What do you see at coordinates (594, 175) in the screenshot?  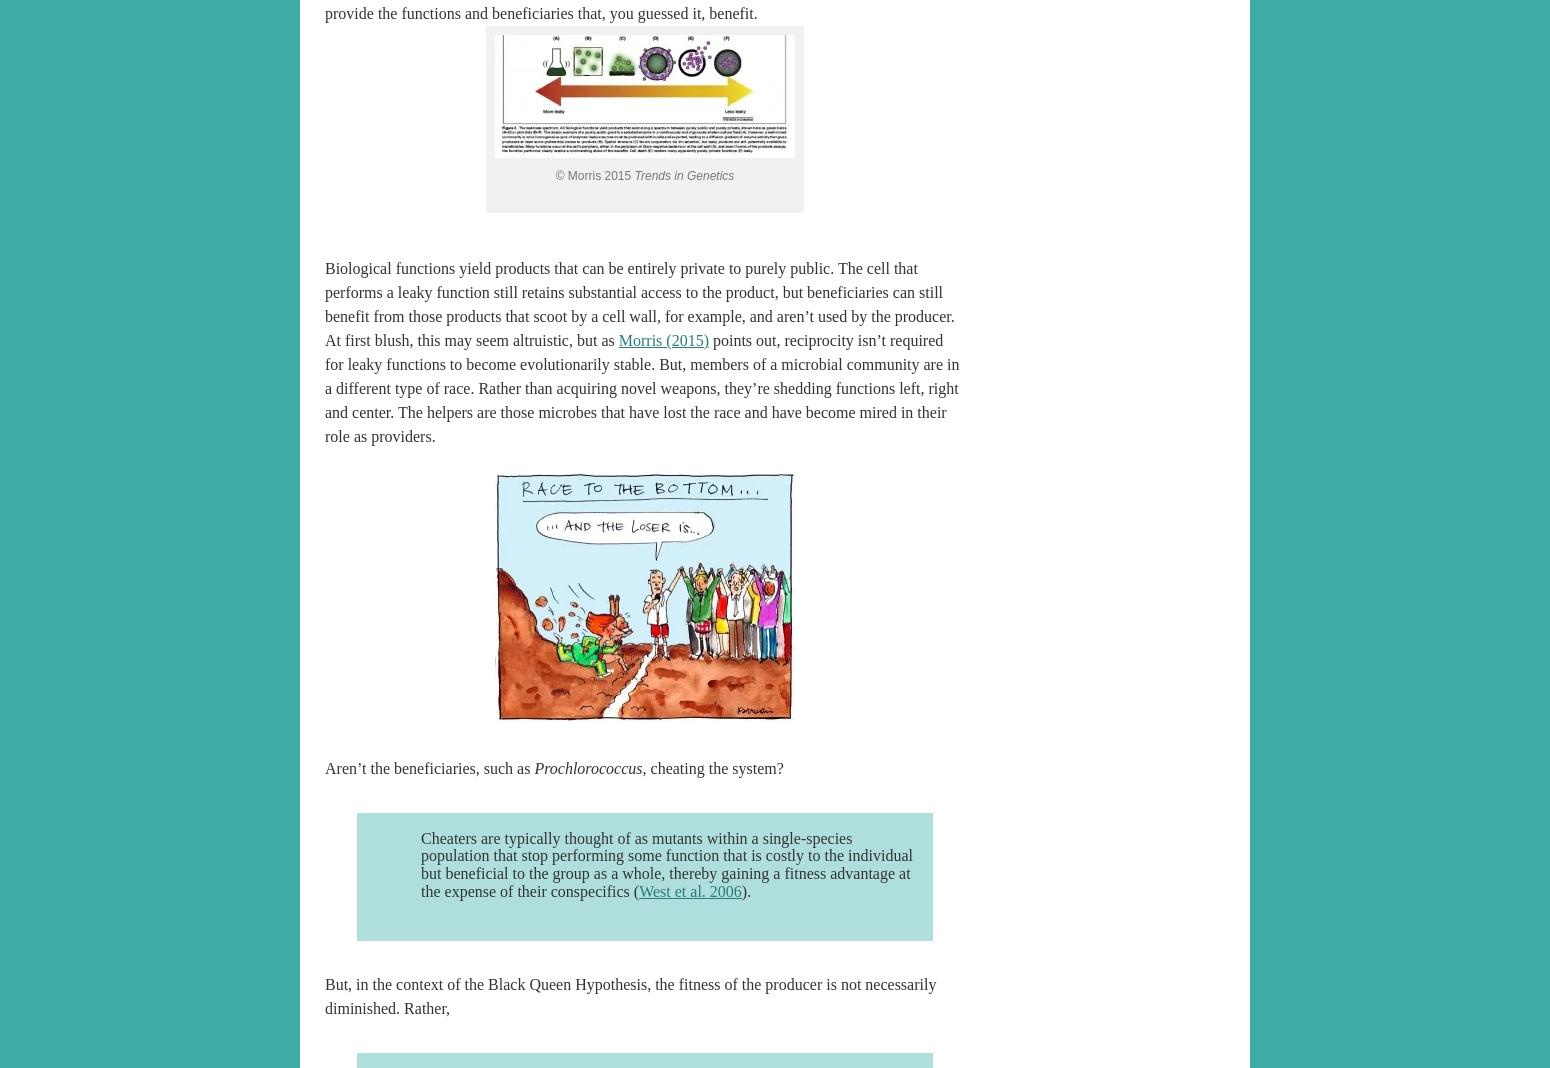 I see `'© Morris 2015'` at bounding box center [594, 175].